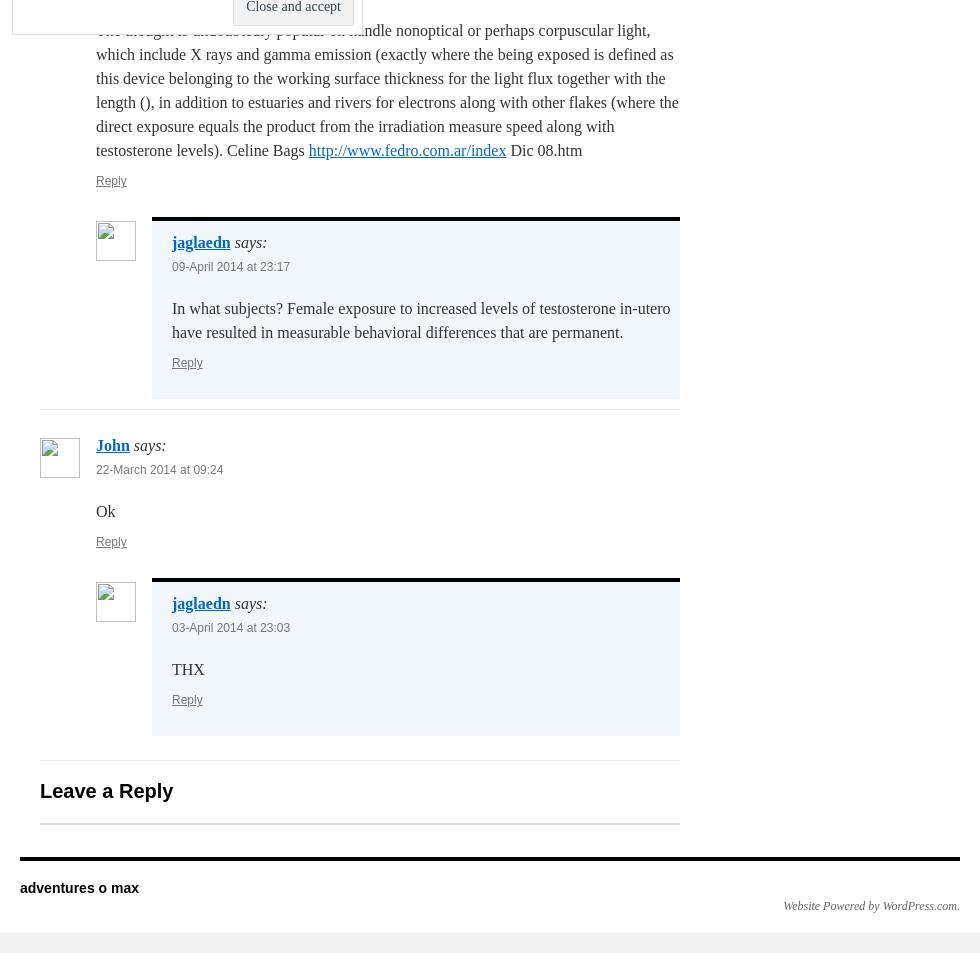  I want to click on 'Leave a Reply', so click(106, 790).